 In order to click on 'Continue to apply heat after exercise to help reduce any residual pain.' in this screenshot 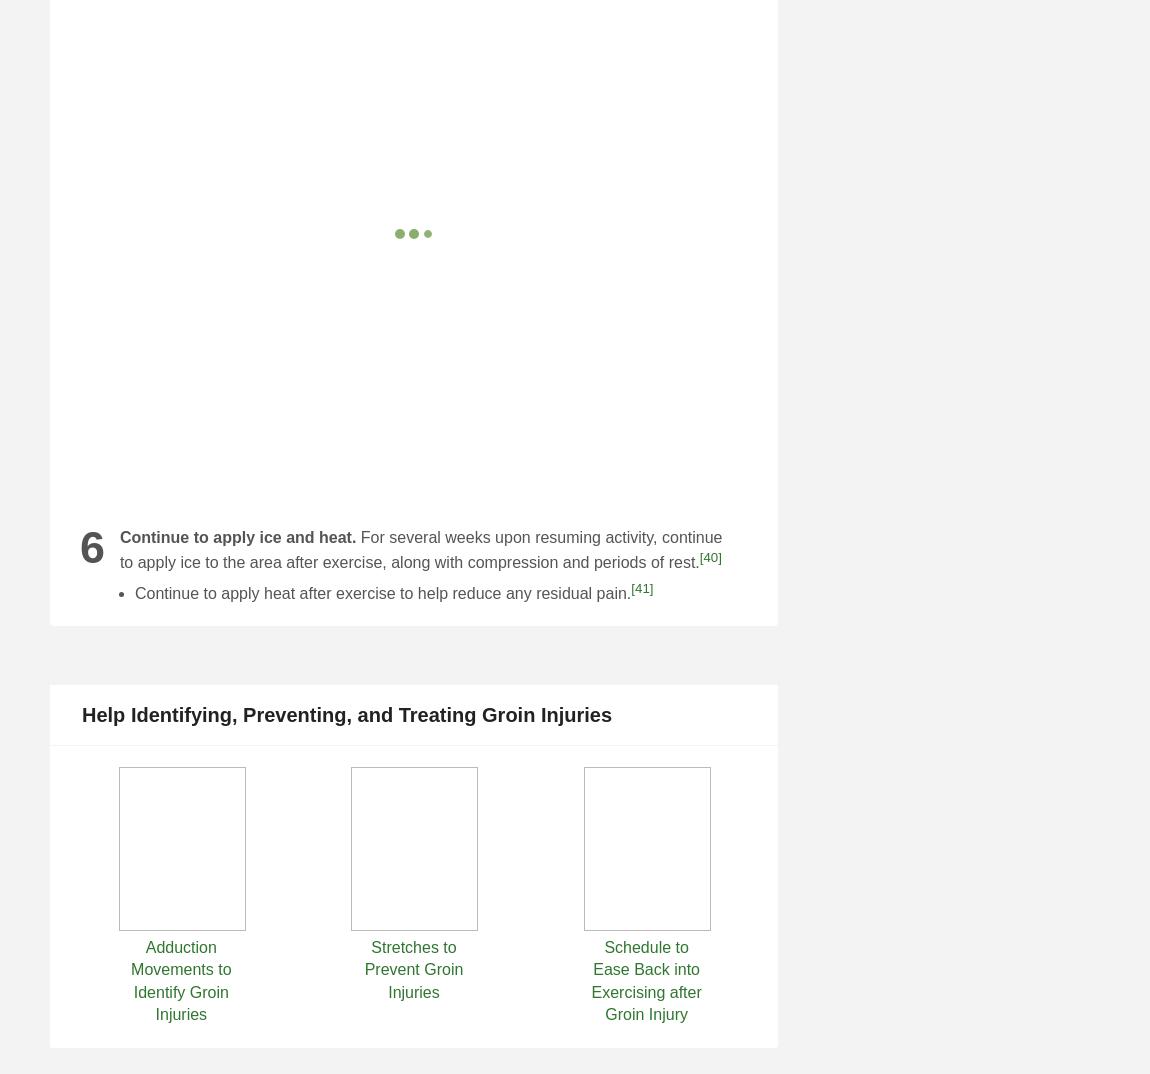, I will do `click(134, 593)`.